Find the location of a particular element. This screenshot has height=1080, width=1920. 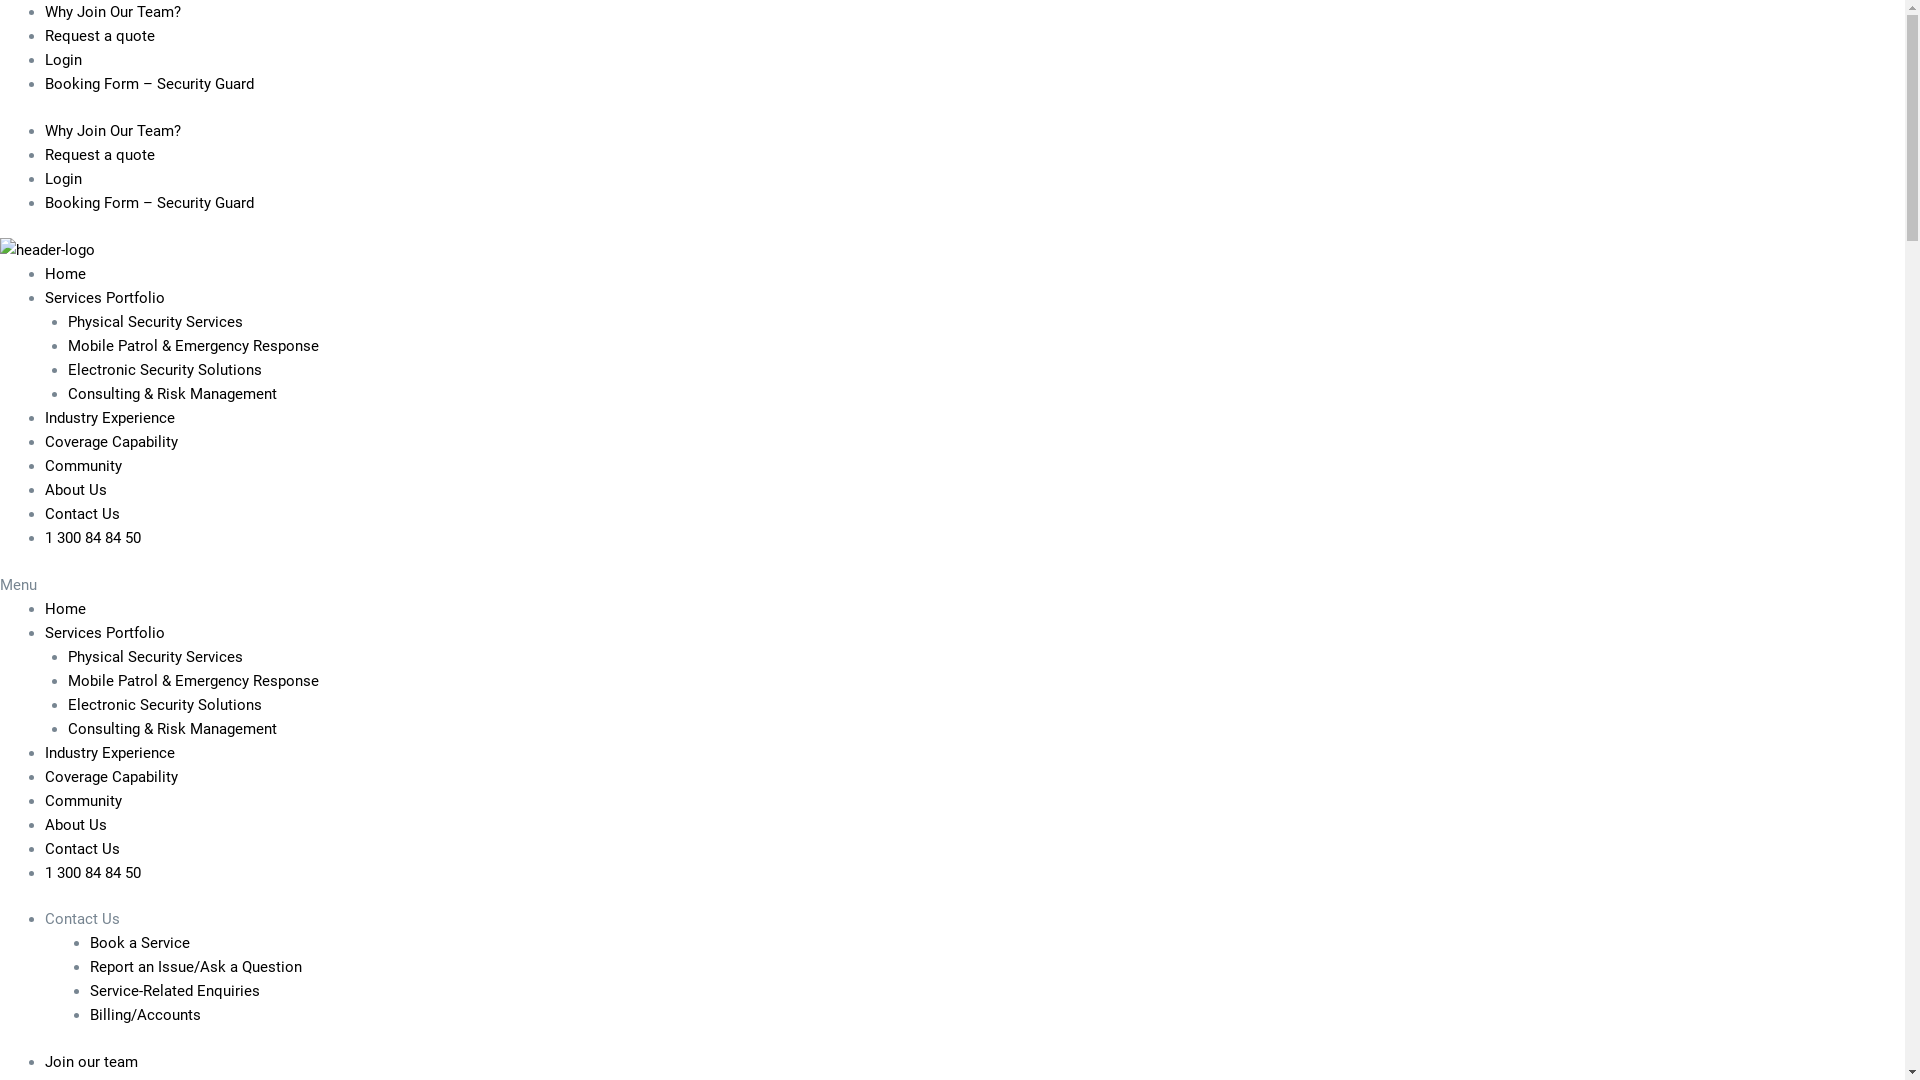

'Request a quote' is located at coordinates (99, 35).